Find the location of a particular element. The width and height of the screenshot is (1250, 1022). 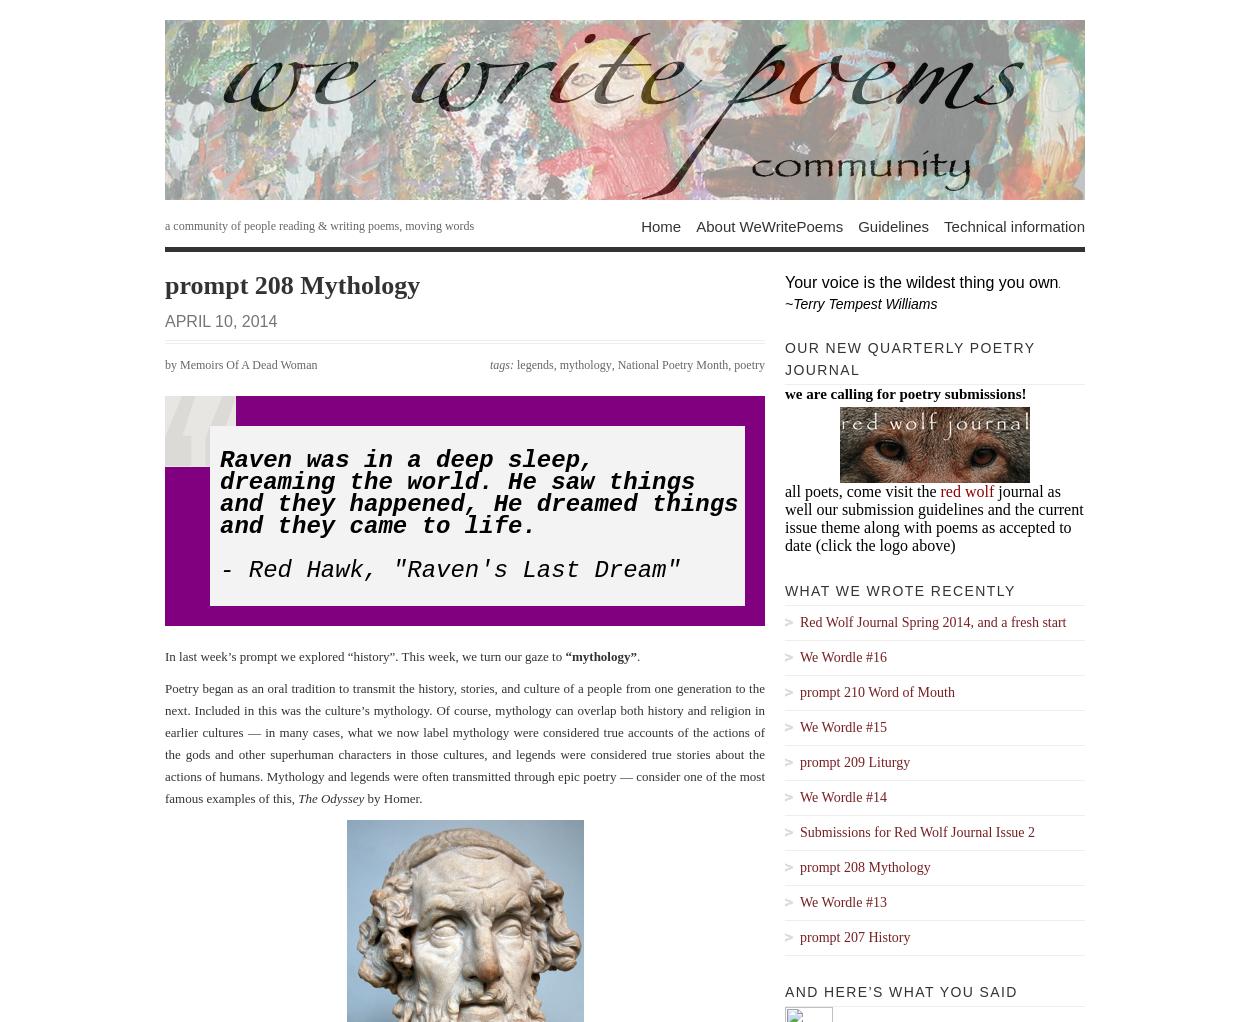

'We Wordle #15' is located at coordinates (842, 727).